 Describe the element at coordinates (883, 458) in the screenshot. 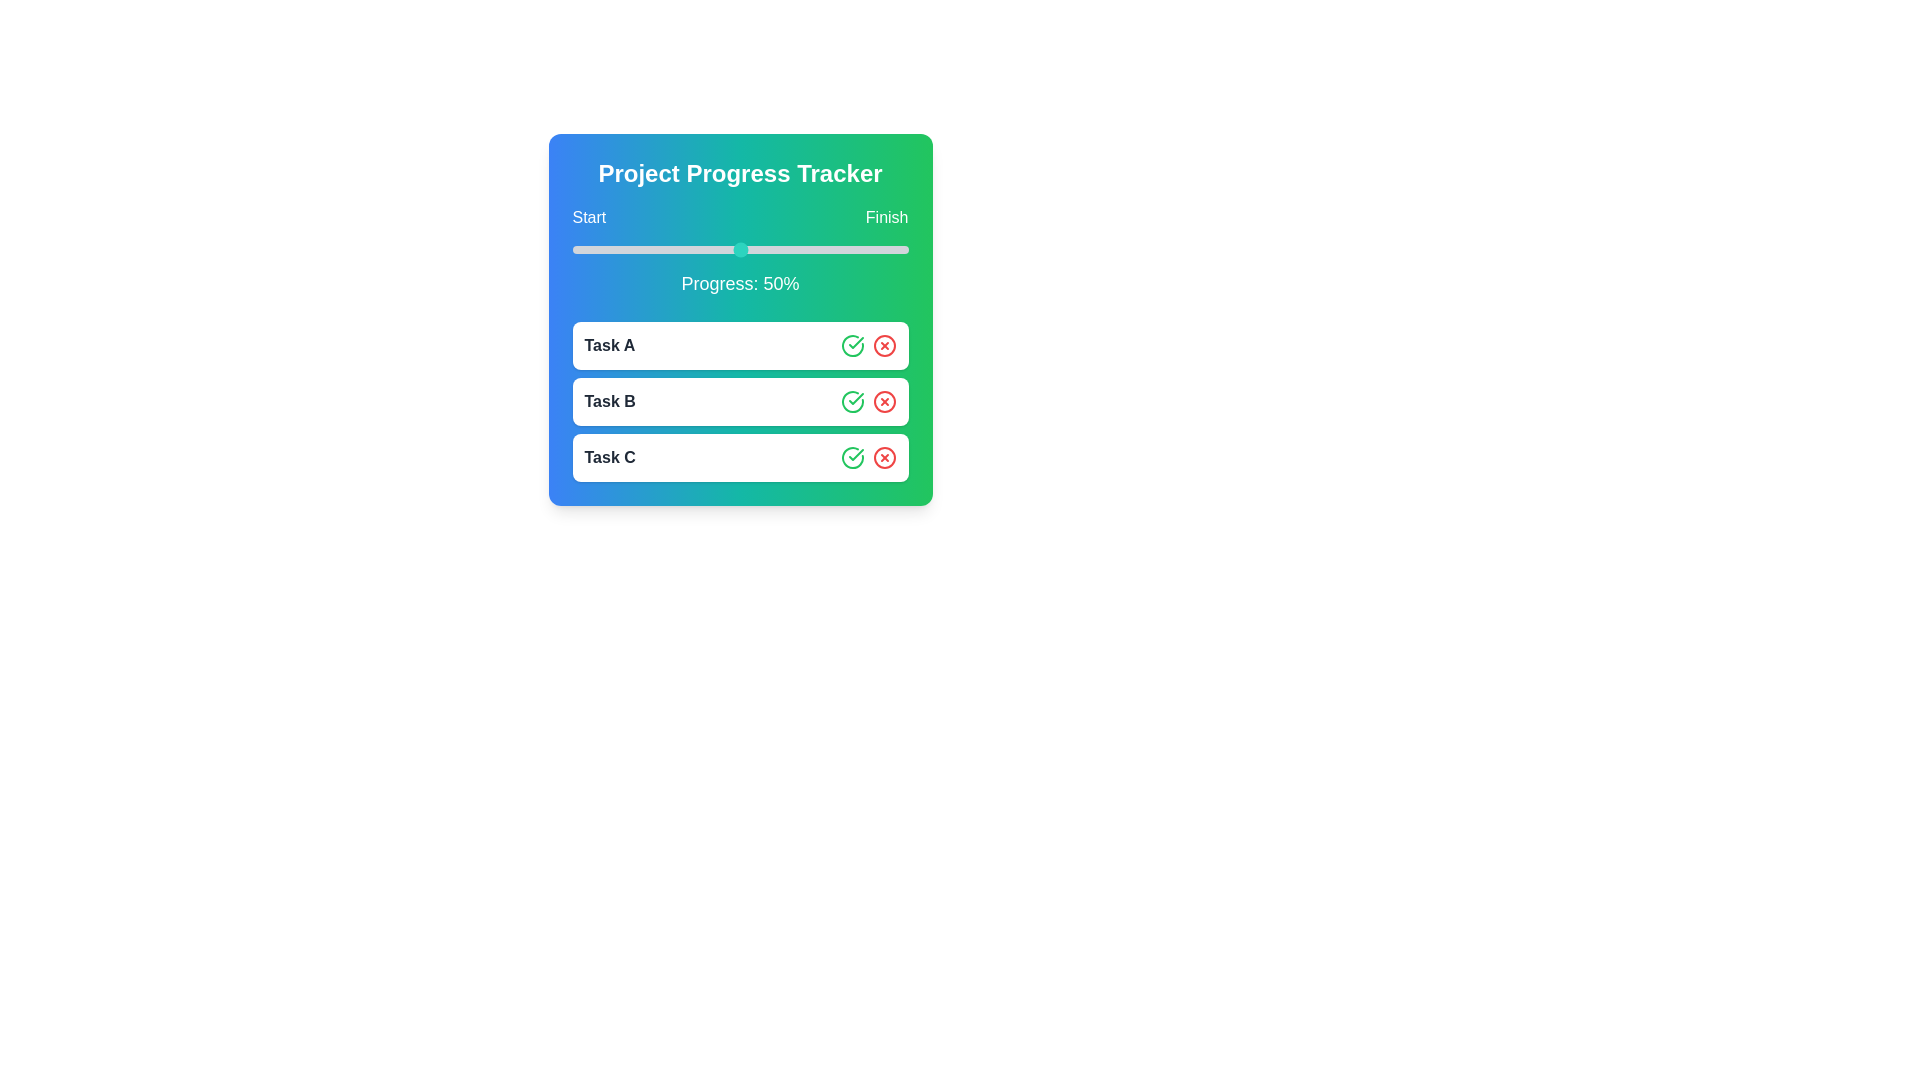

I see `cross button next to Task C to cancel it` at that location.